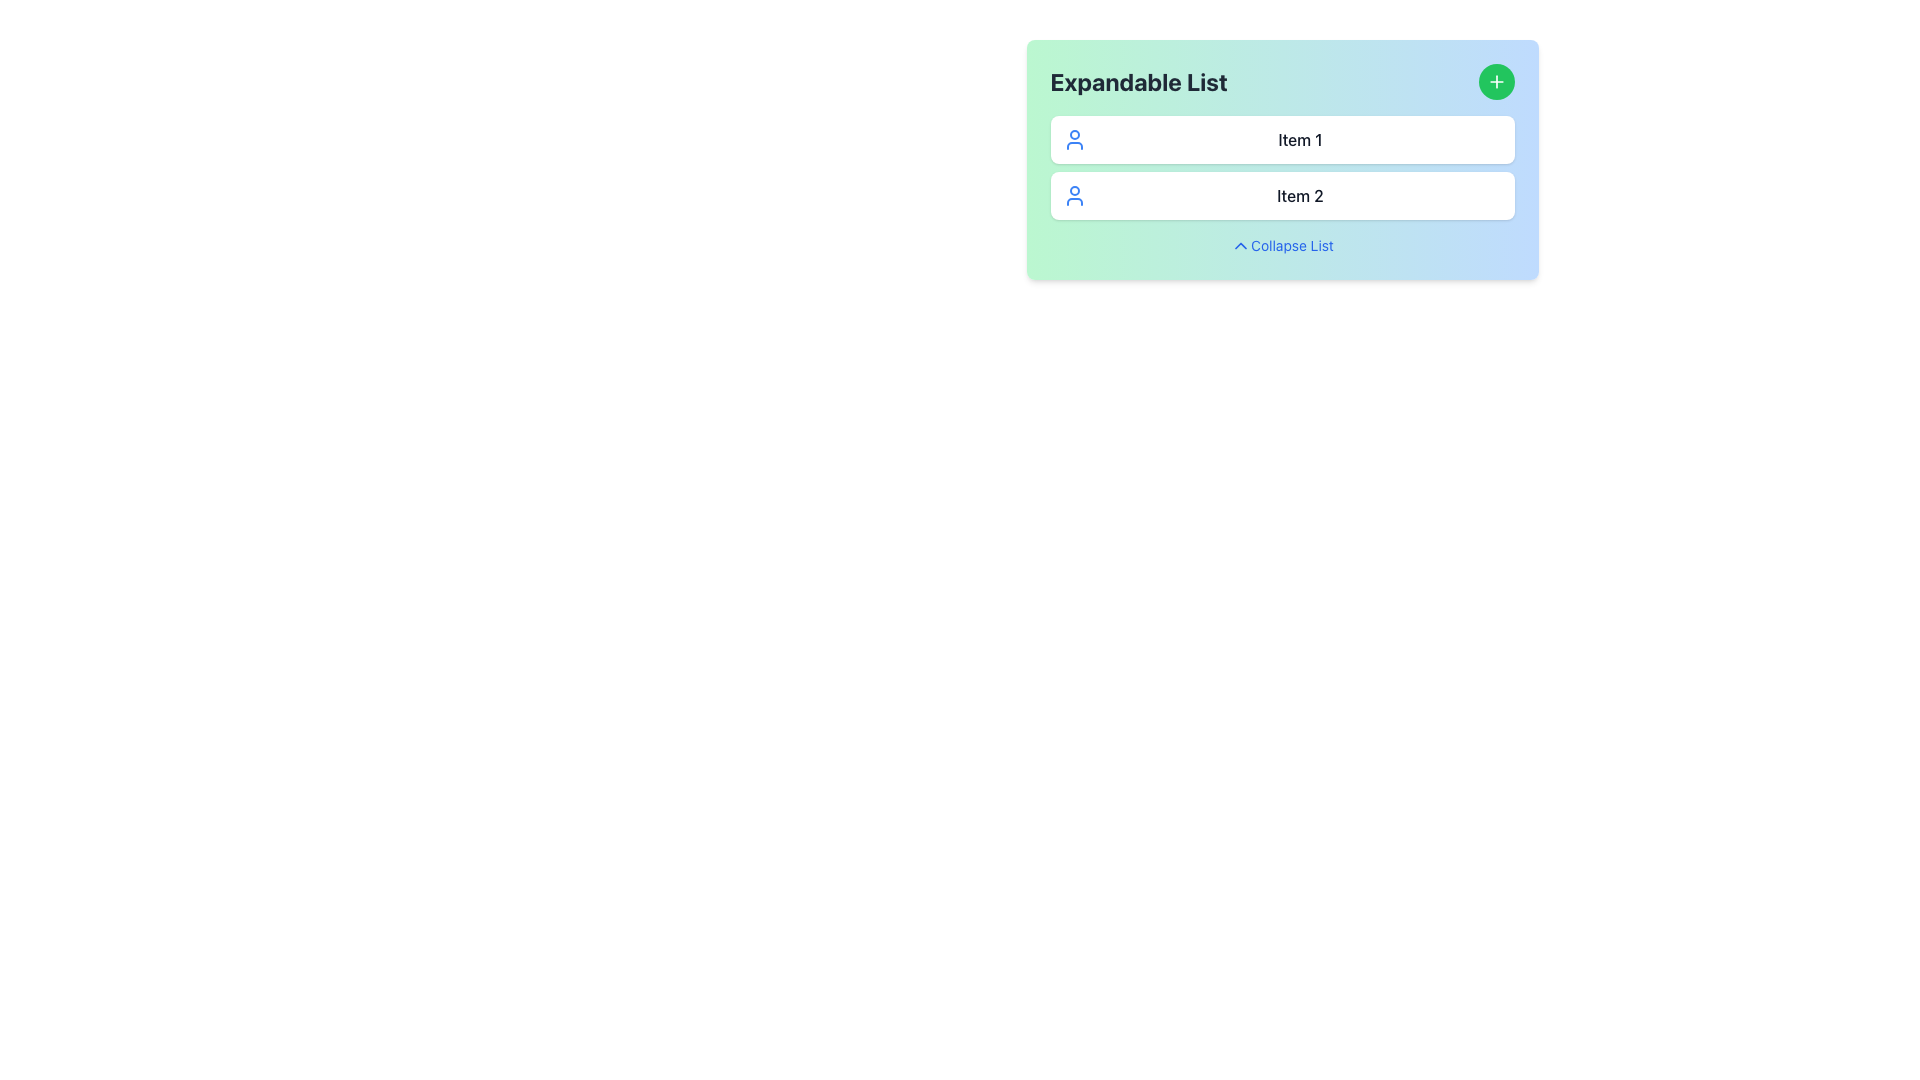 The height and width of the screenshot is (1080, 1920). I want to click on the text label 'Item 2' which is styled with a medium-weight font and colored in dark gray, located within a rounded white card and below 'Item 1', so click(1300, 196).